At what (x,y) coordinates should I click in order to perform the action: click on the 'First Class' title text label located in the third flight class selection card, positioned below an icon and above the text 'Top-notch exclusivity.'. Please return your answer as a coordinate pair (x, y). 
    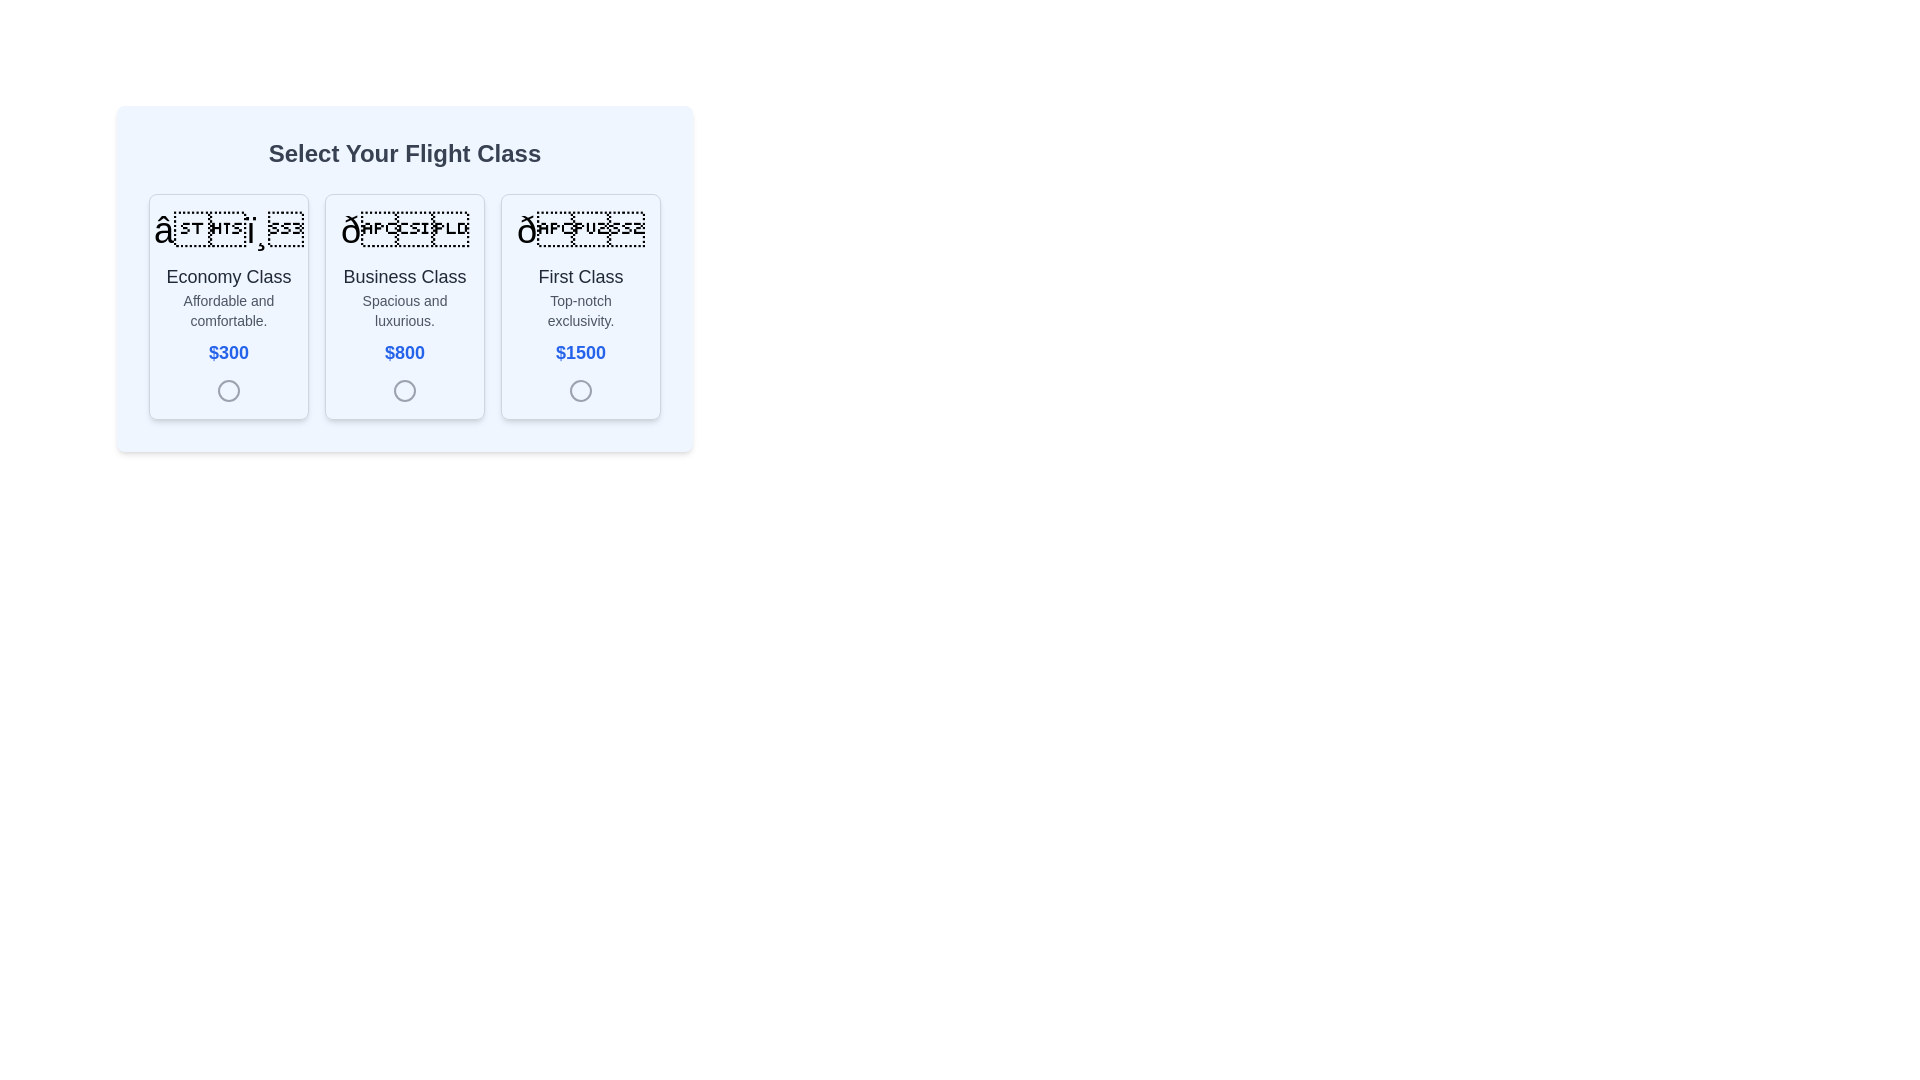
    Looking at the image, I should click on (579, 277).